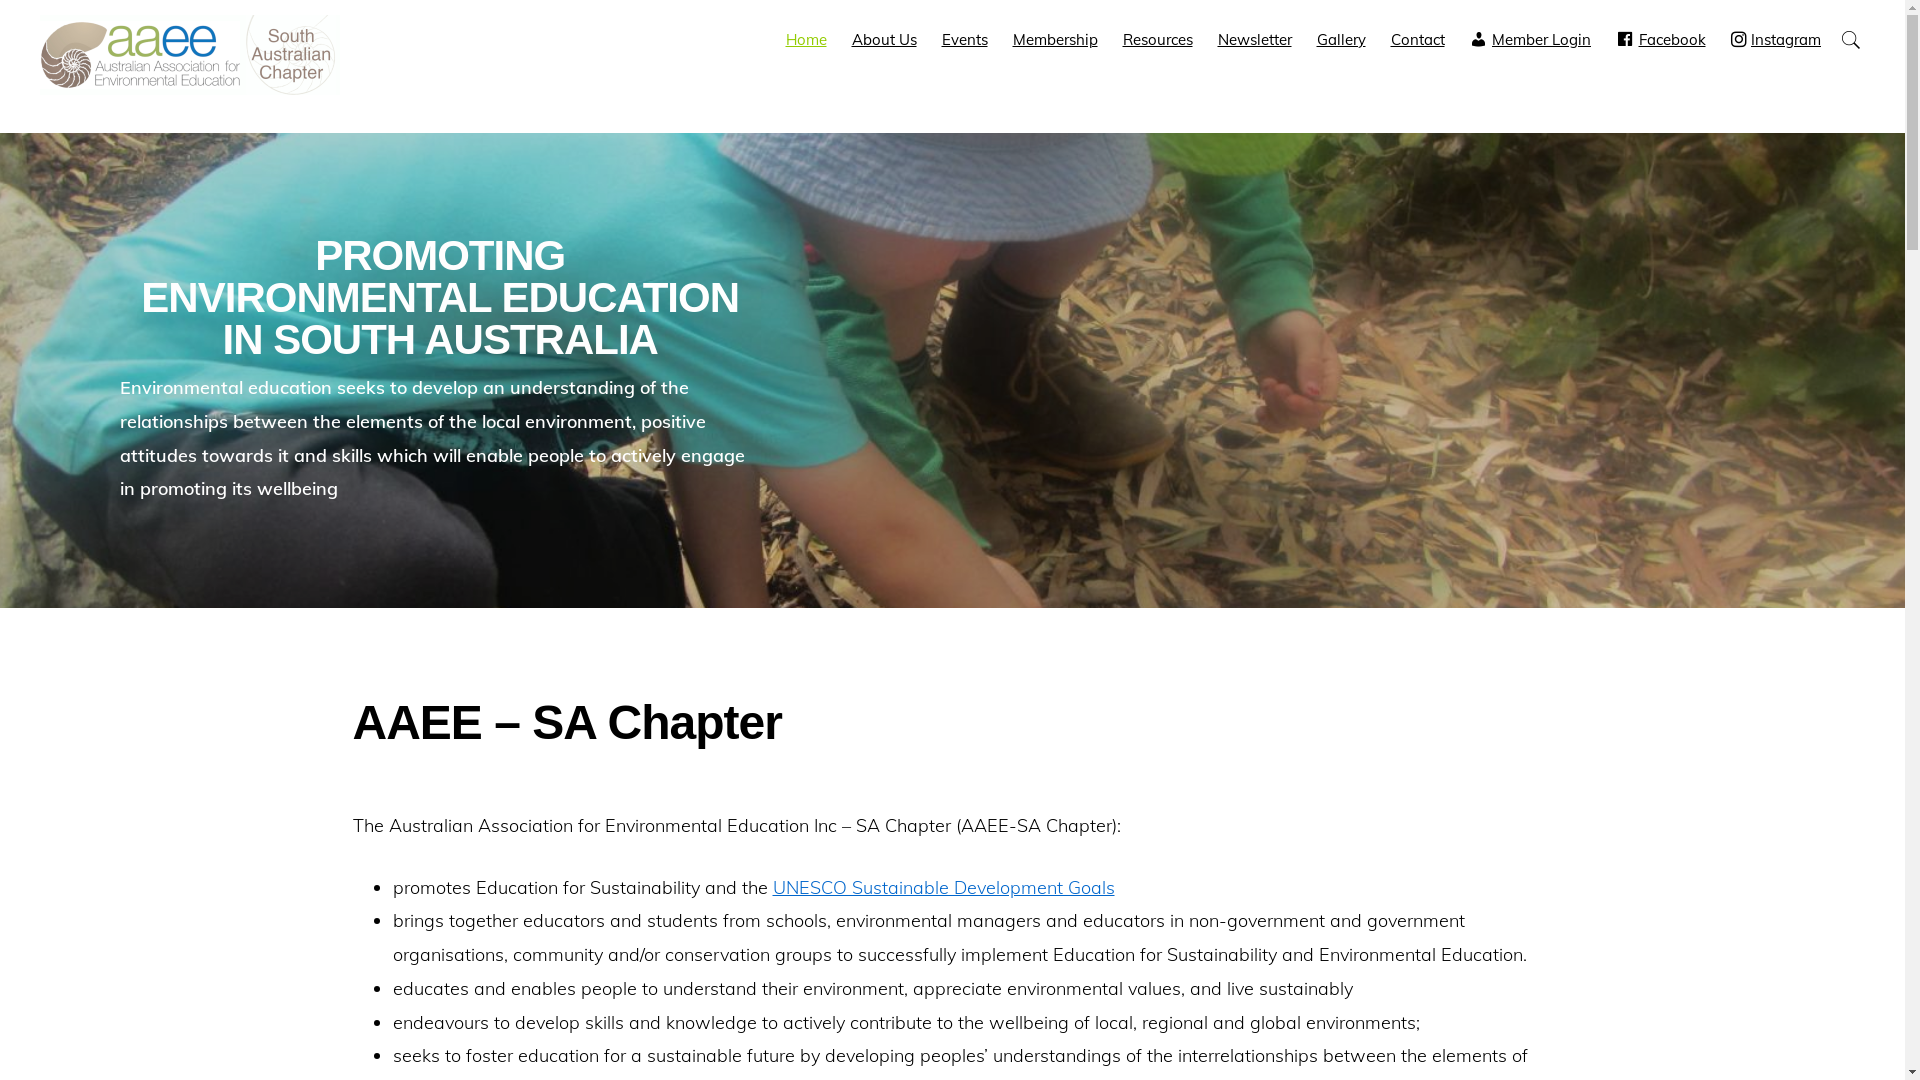  Describe the element at coordinates (806, 39) in the screenshot. I see `'Home'` at that location.